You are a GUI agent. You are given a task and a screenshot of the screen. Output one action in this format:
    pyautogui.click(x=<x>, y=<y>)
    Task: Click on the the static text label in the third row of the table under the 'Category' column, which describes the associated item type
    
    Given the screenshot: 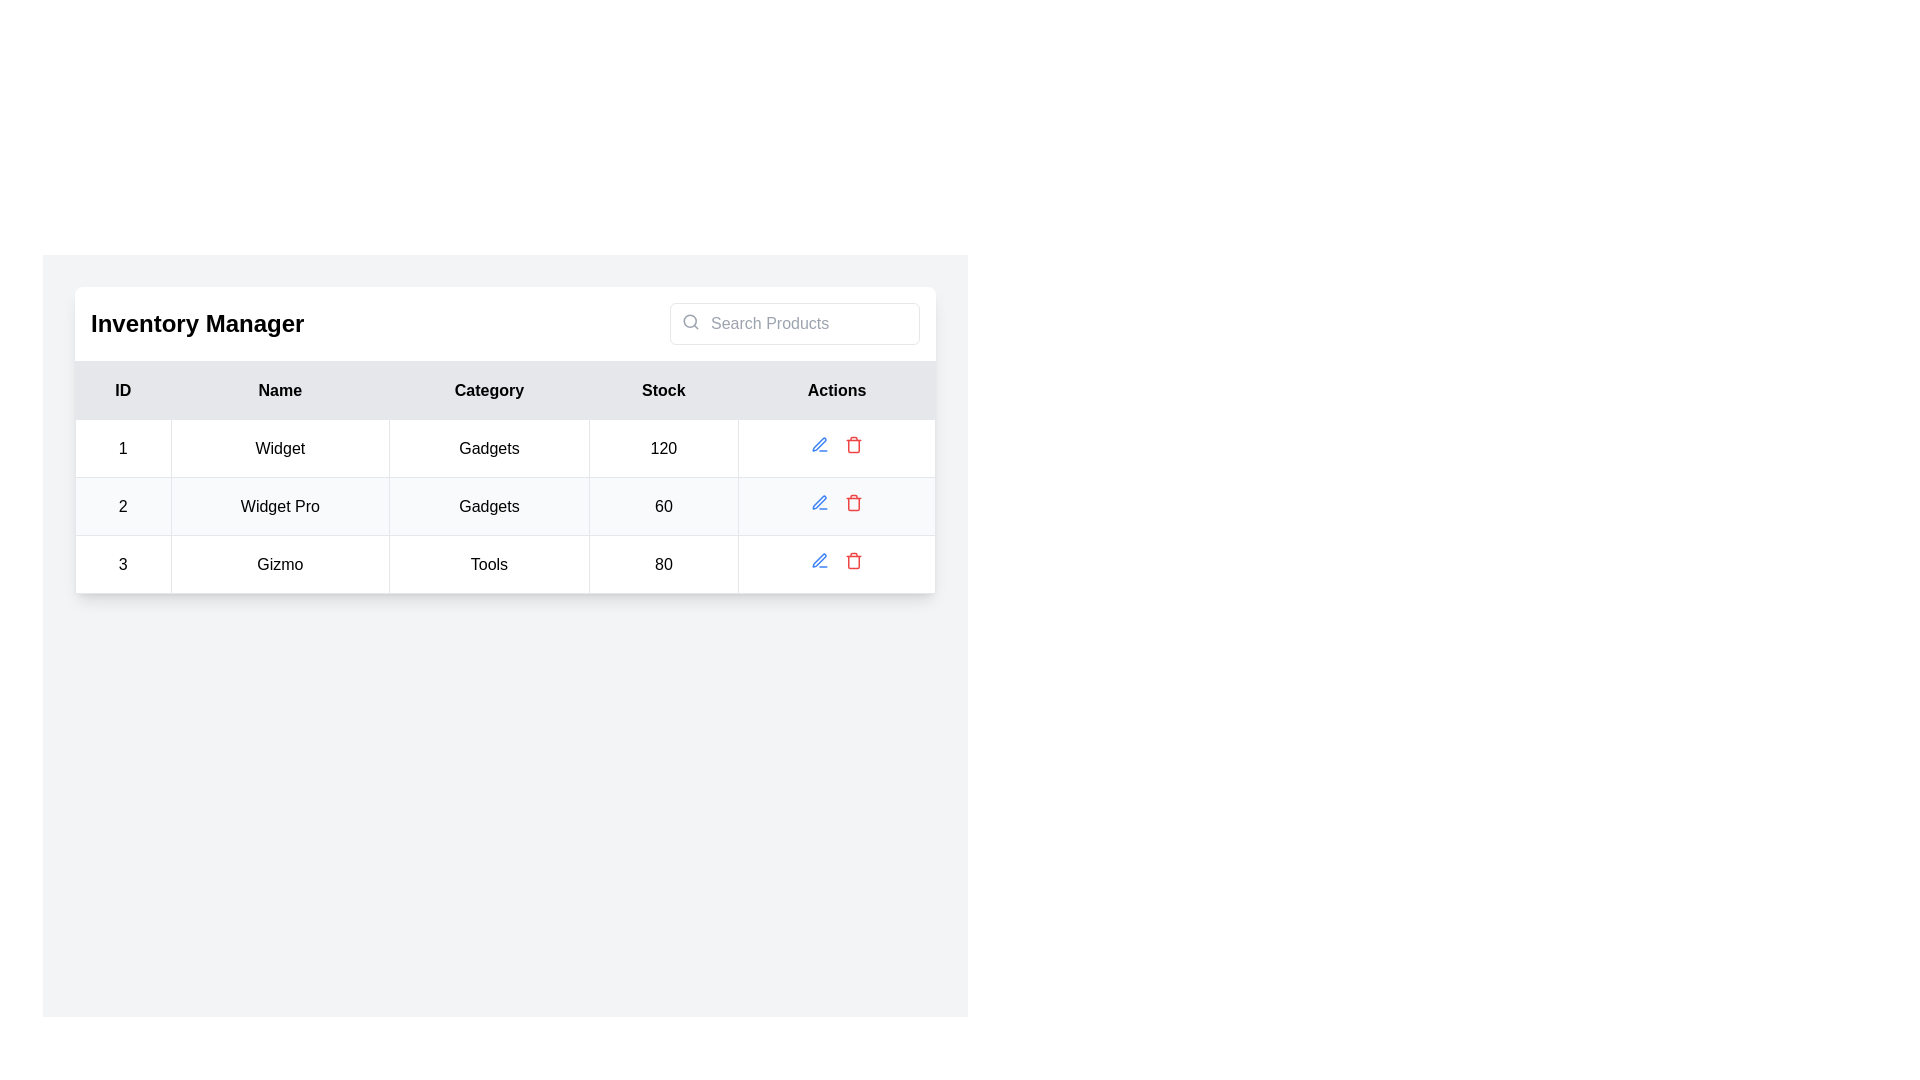 What is the action you would take?
    pyautogui.click(x=489, y=564)
    